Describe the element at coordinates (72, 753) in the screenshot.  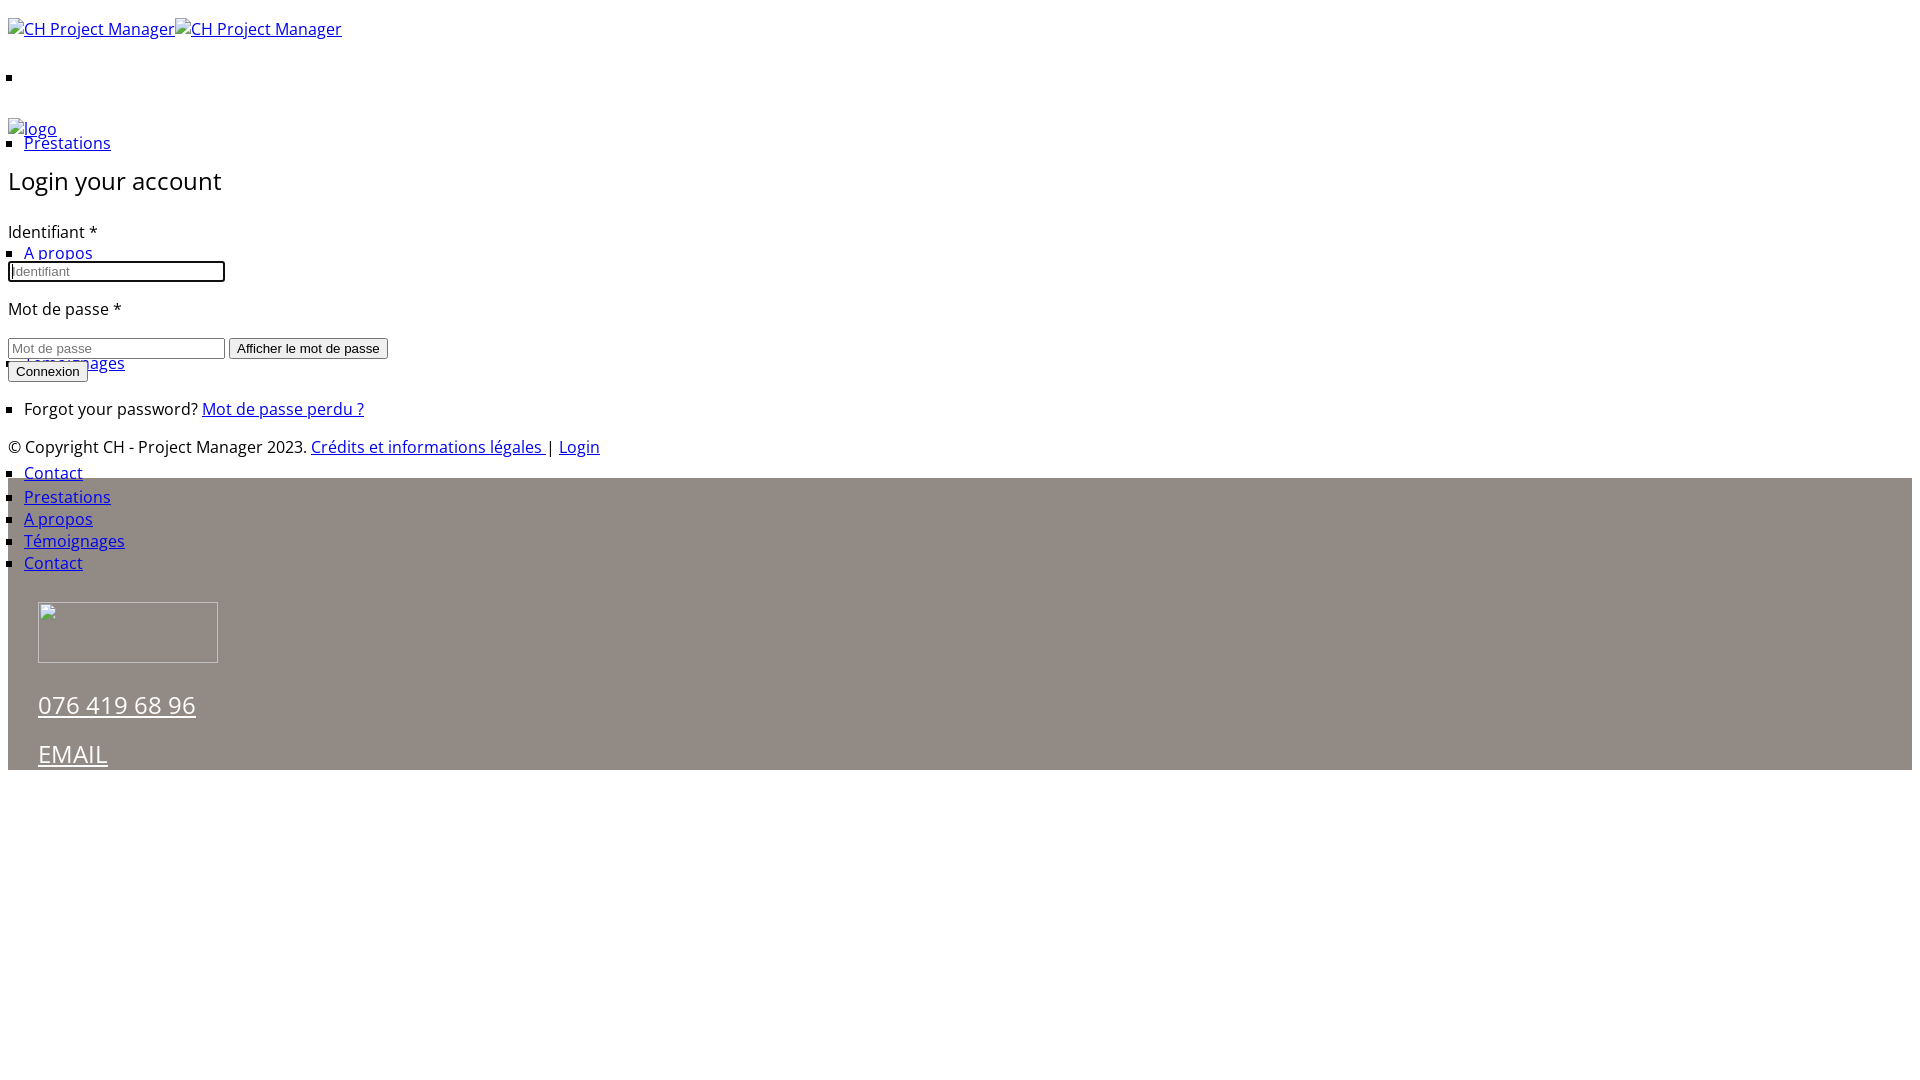
I see `'EMAIL'` at that location.